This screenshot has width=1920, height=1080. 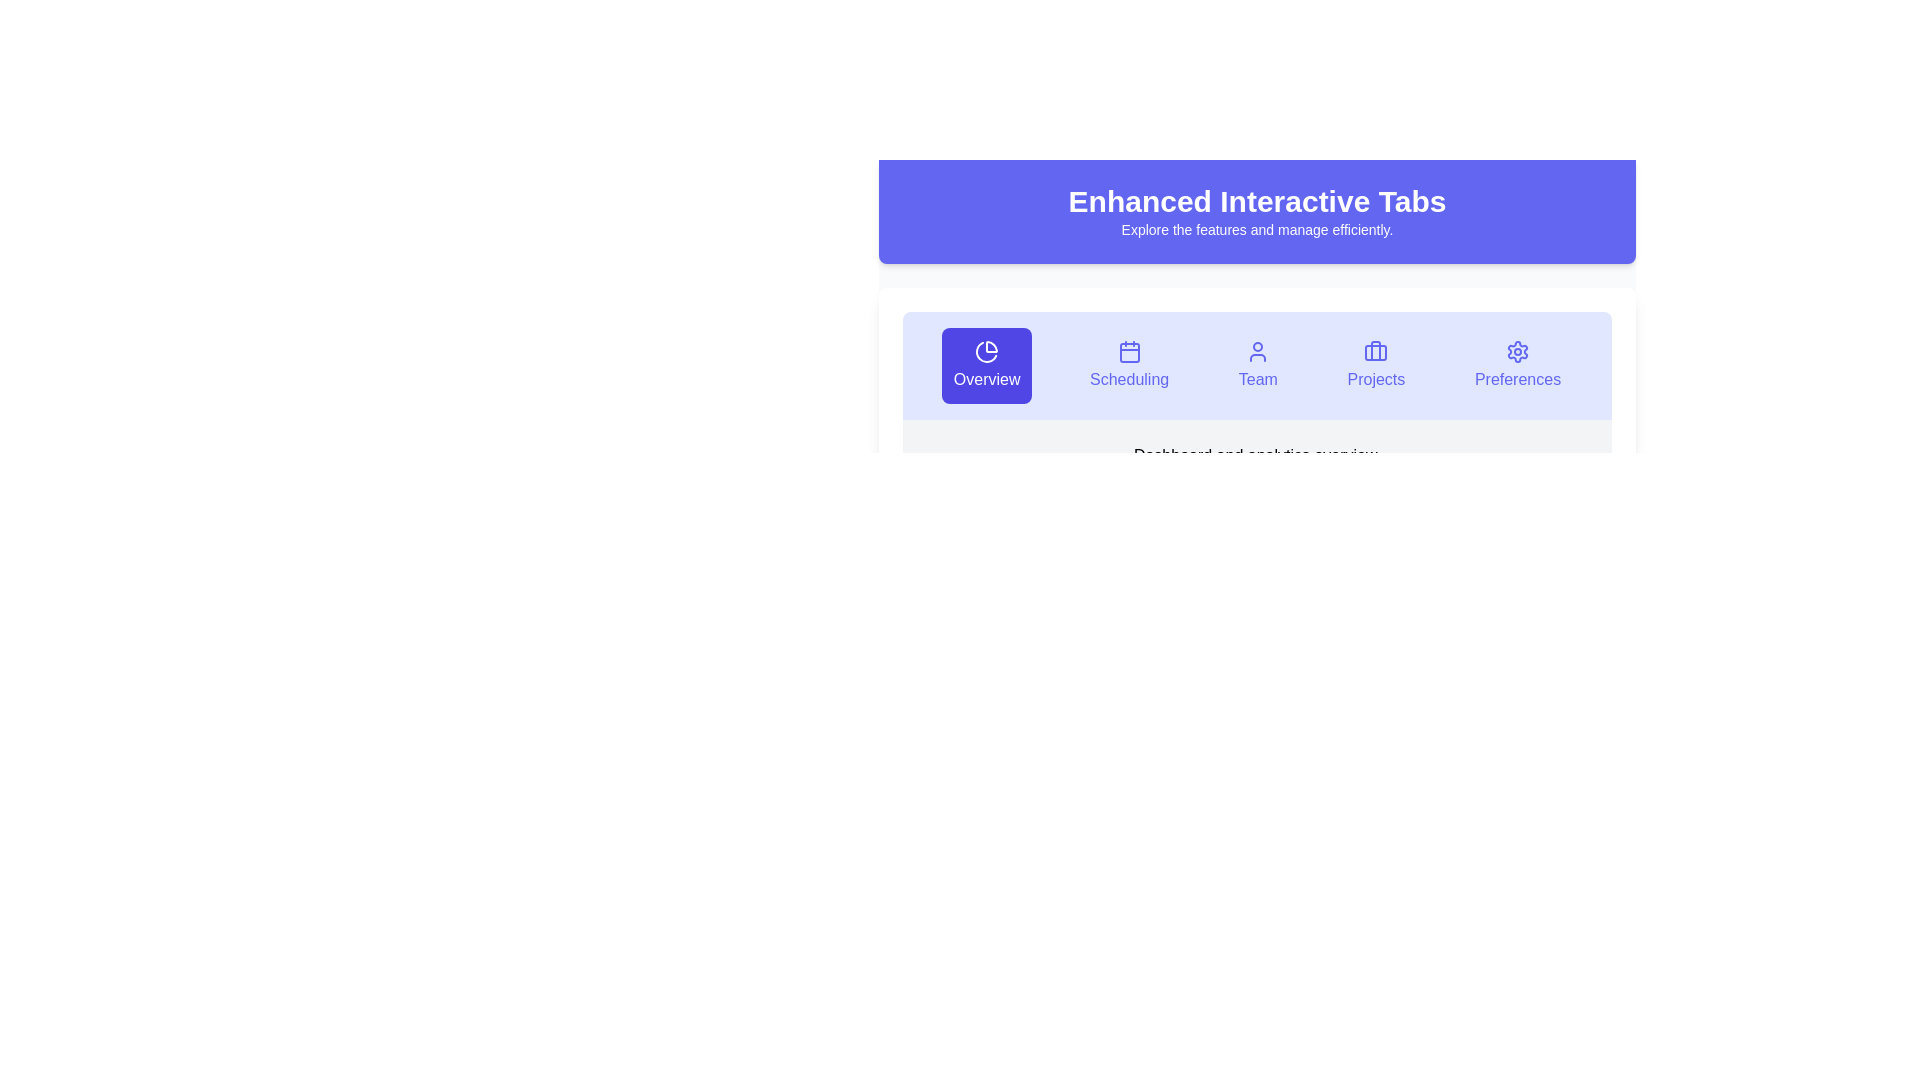 I want to click on the settings icon located within the SVG element in the menu bar on the right side, so click(x=1517, y=350).